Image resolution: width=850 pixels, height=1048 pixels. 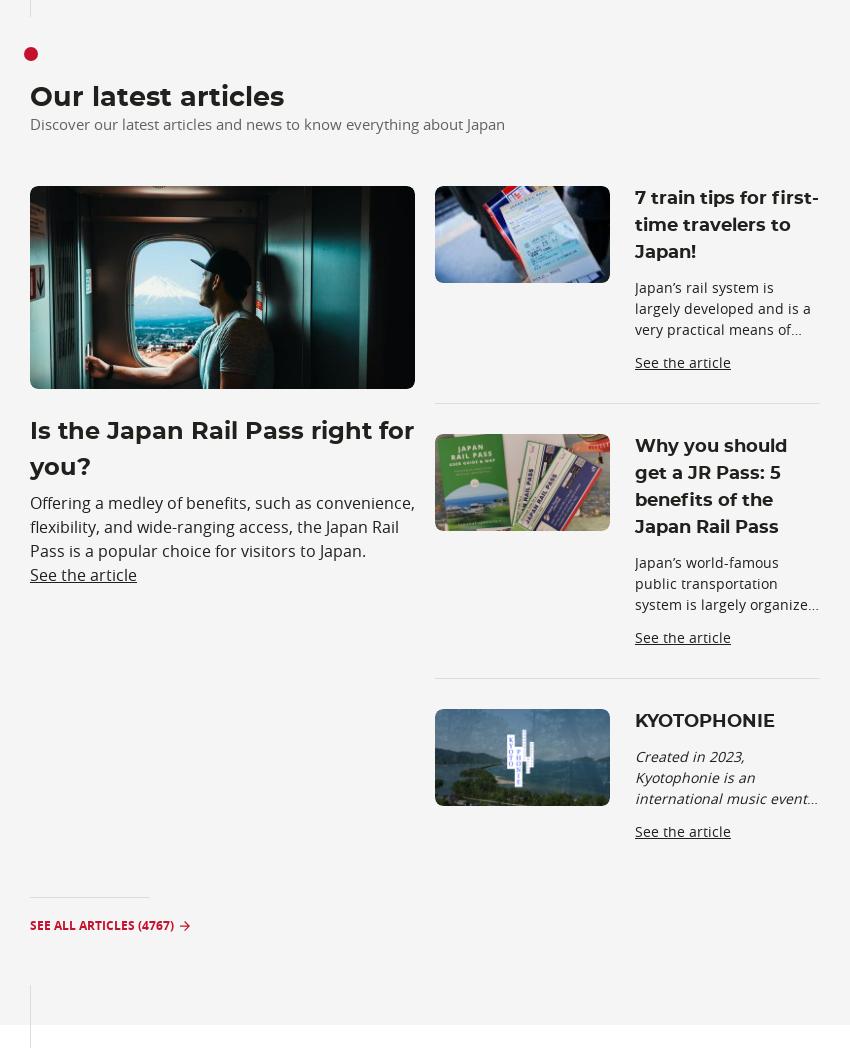 What do you see at coordinates (720, 840) in the screenshot?
I see `'Created in 2023, Kyotophonie is an international music event held in Kyoto Prefecture, bringing together dozens of artists from all over the world, performing in unique settings and staging in'` at bounding box center [720, 840].